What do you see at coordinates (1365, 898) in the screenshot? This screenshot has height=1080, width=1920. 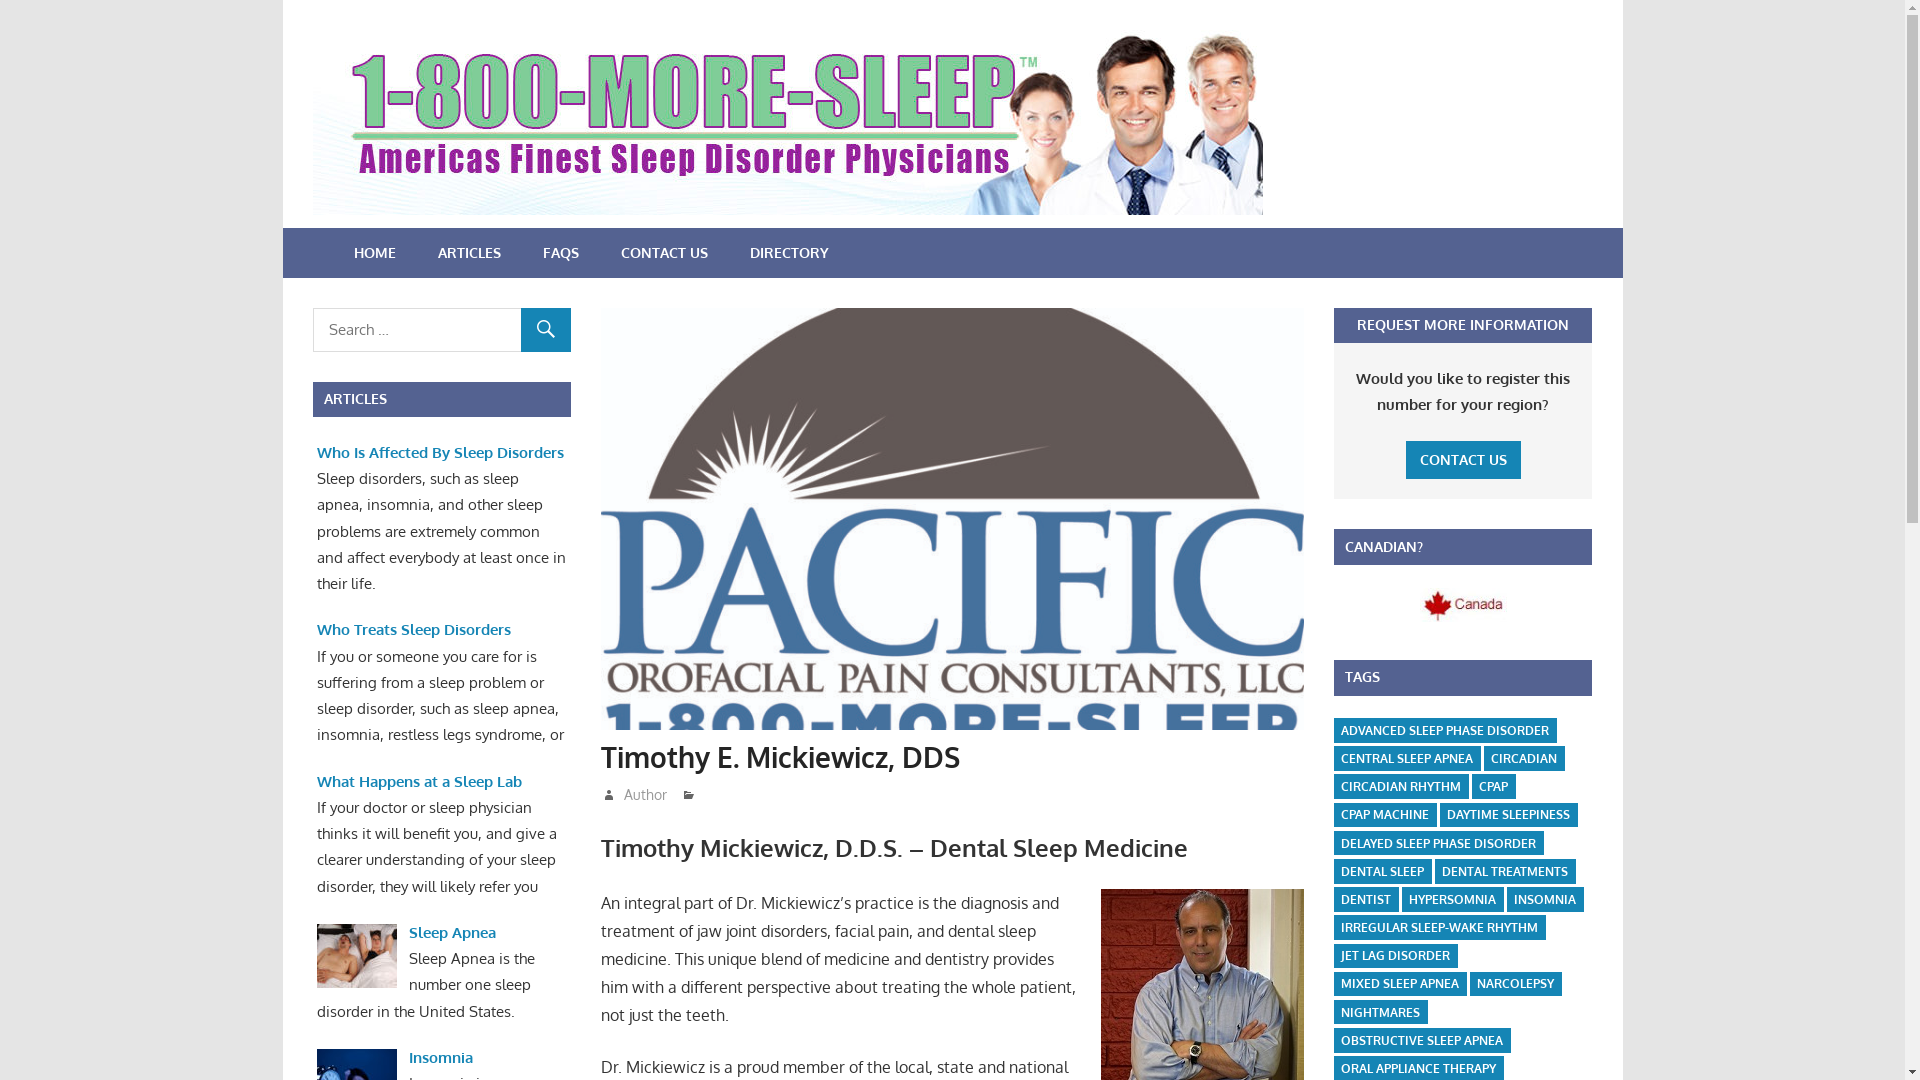 I see `'DENTIST'` at bounding box center [1365, 898].